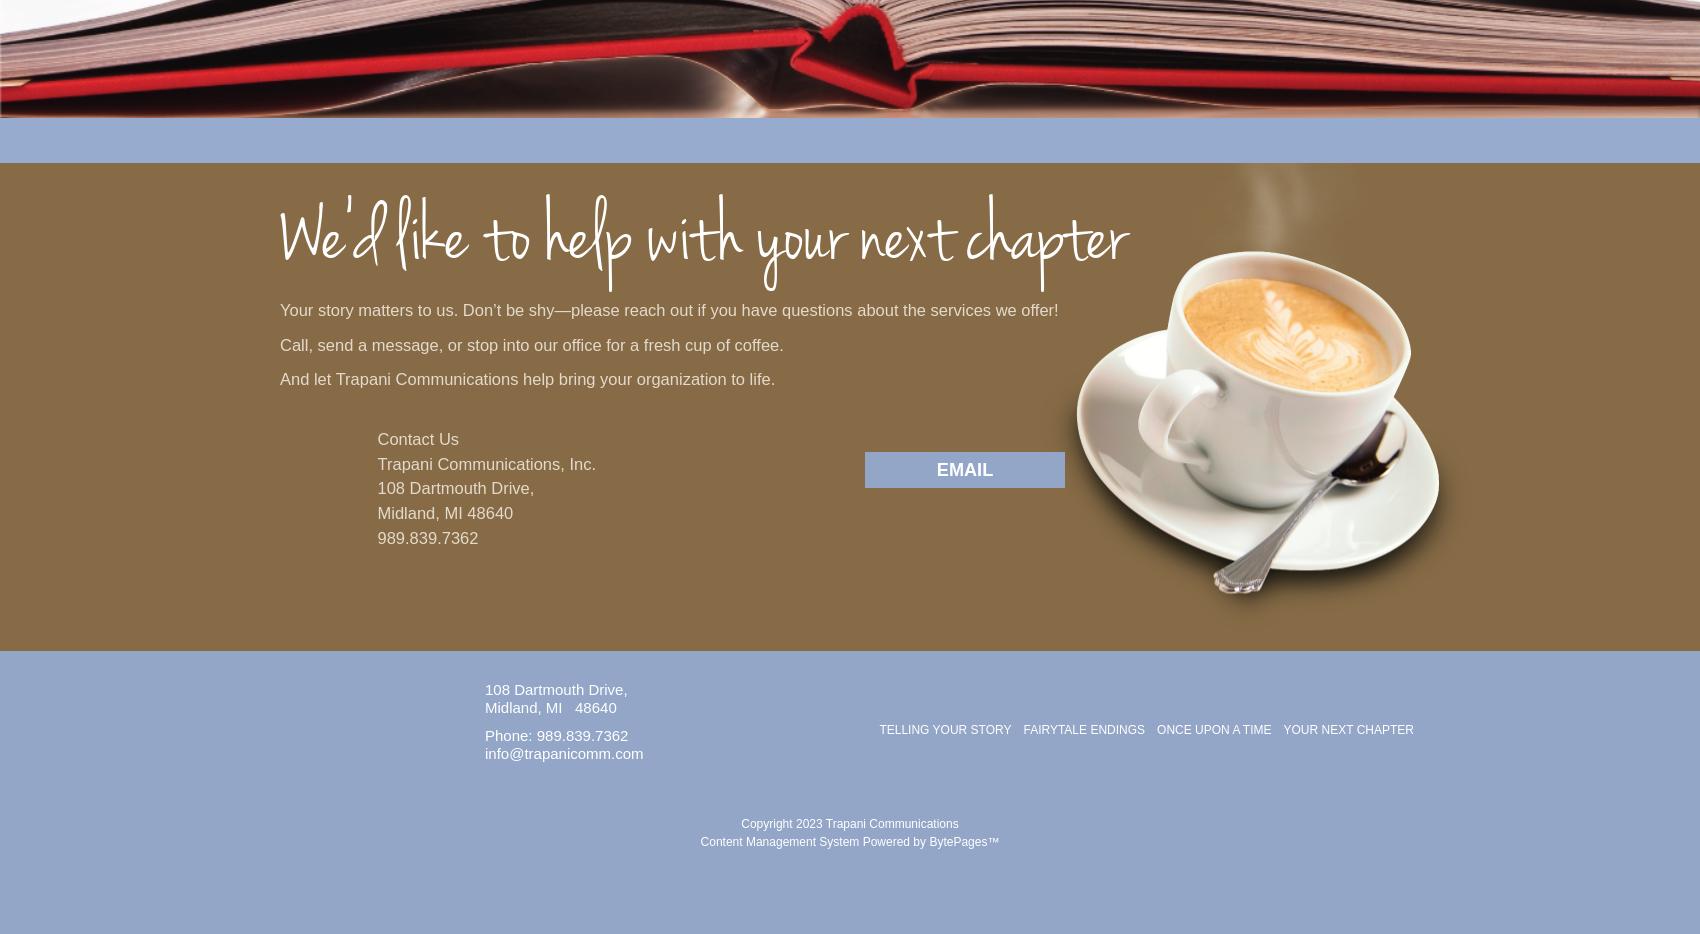 The width and height of the screenshot is (1700, 934). Describe the element at coordinates (527, 378) in the screenshot. I see `'And let Trapani Communications help bring your organization to life.'` at that location.